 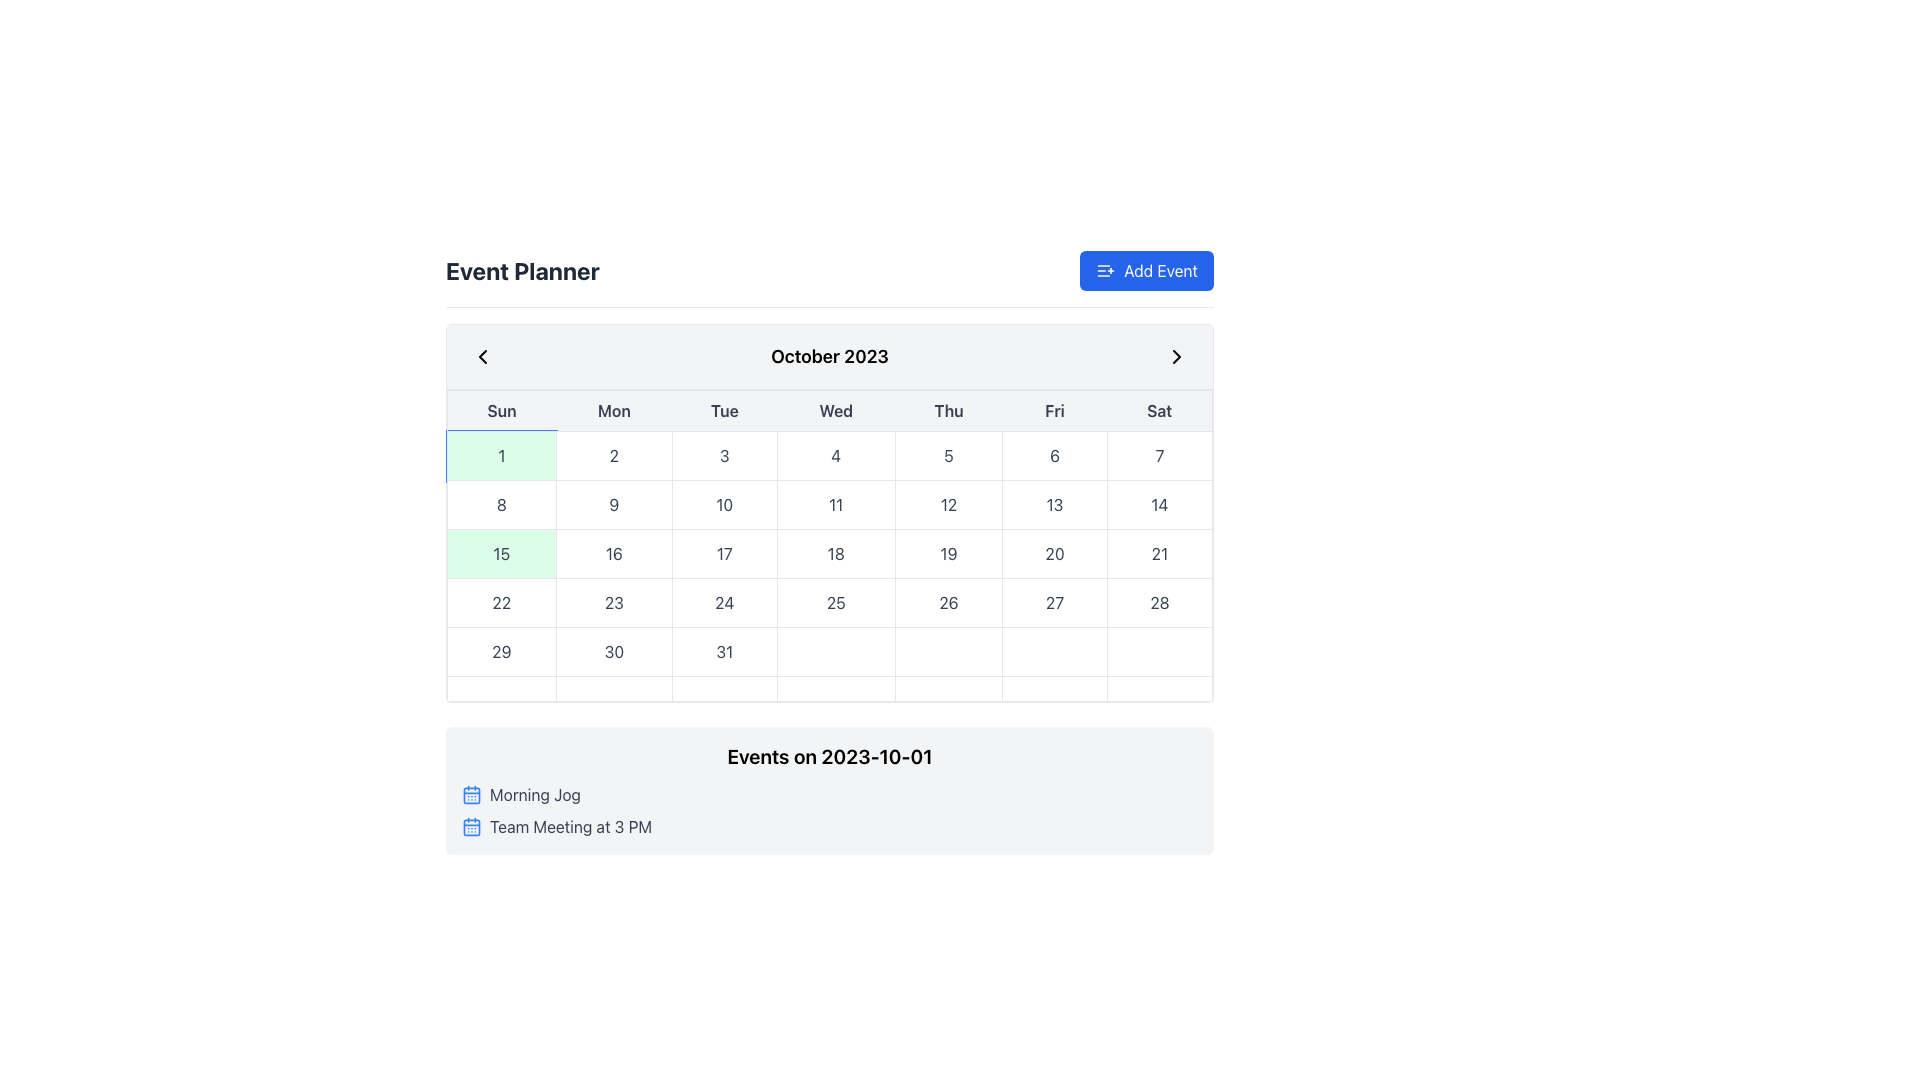 What do you see at coordinates (1054, 504) in the screenshot?
I see `the text-based UI component displaying '13' in the calendar grid, which is the sixth element from the left, representing Friday` at bounding box center [1054, 504].